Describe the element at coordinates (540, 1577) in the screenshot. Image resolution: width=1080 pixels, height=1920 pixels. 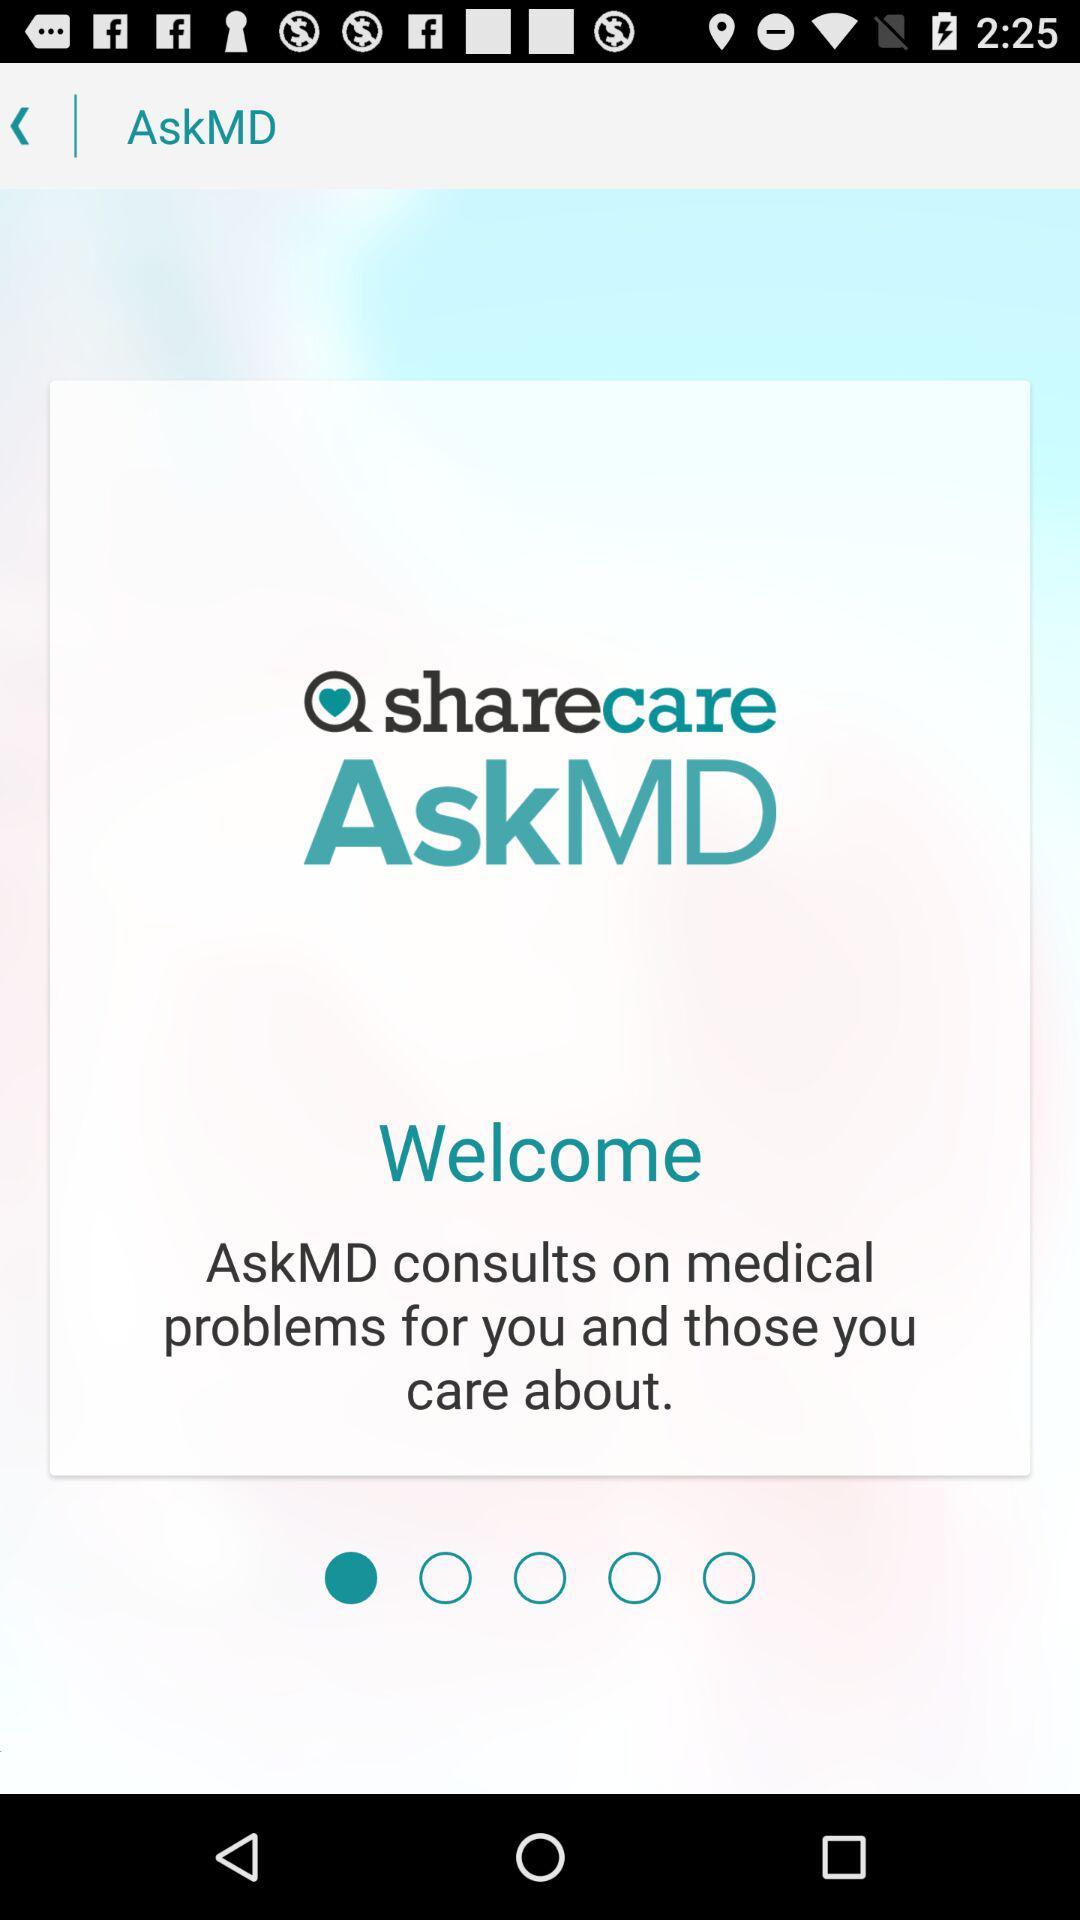
I see `third page selected` at that location.